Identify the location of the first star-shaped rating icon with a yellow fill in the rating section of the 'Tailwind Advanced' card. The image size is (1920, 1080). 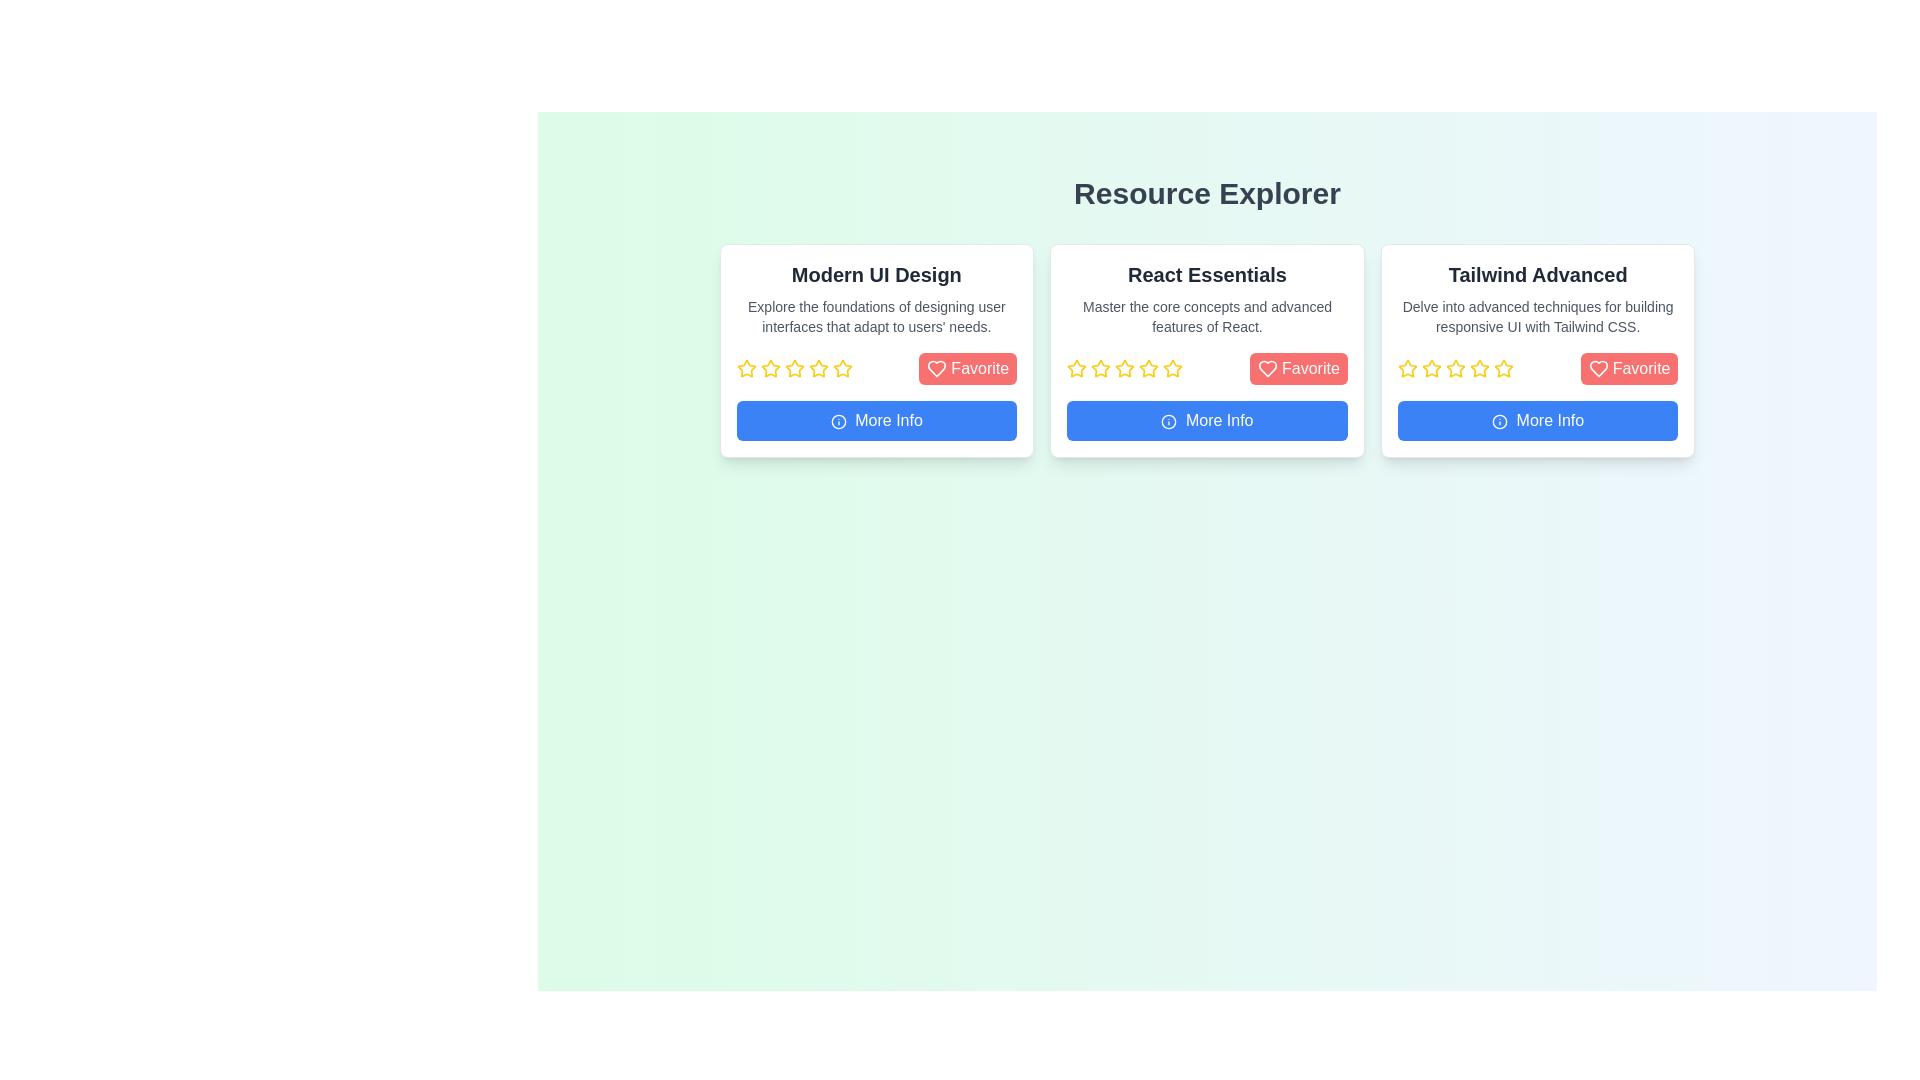
(1406, 369).